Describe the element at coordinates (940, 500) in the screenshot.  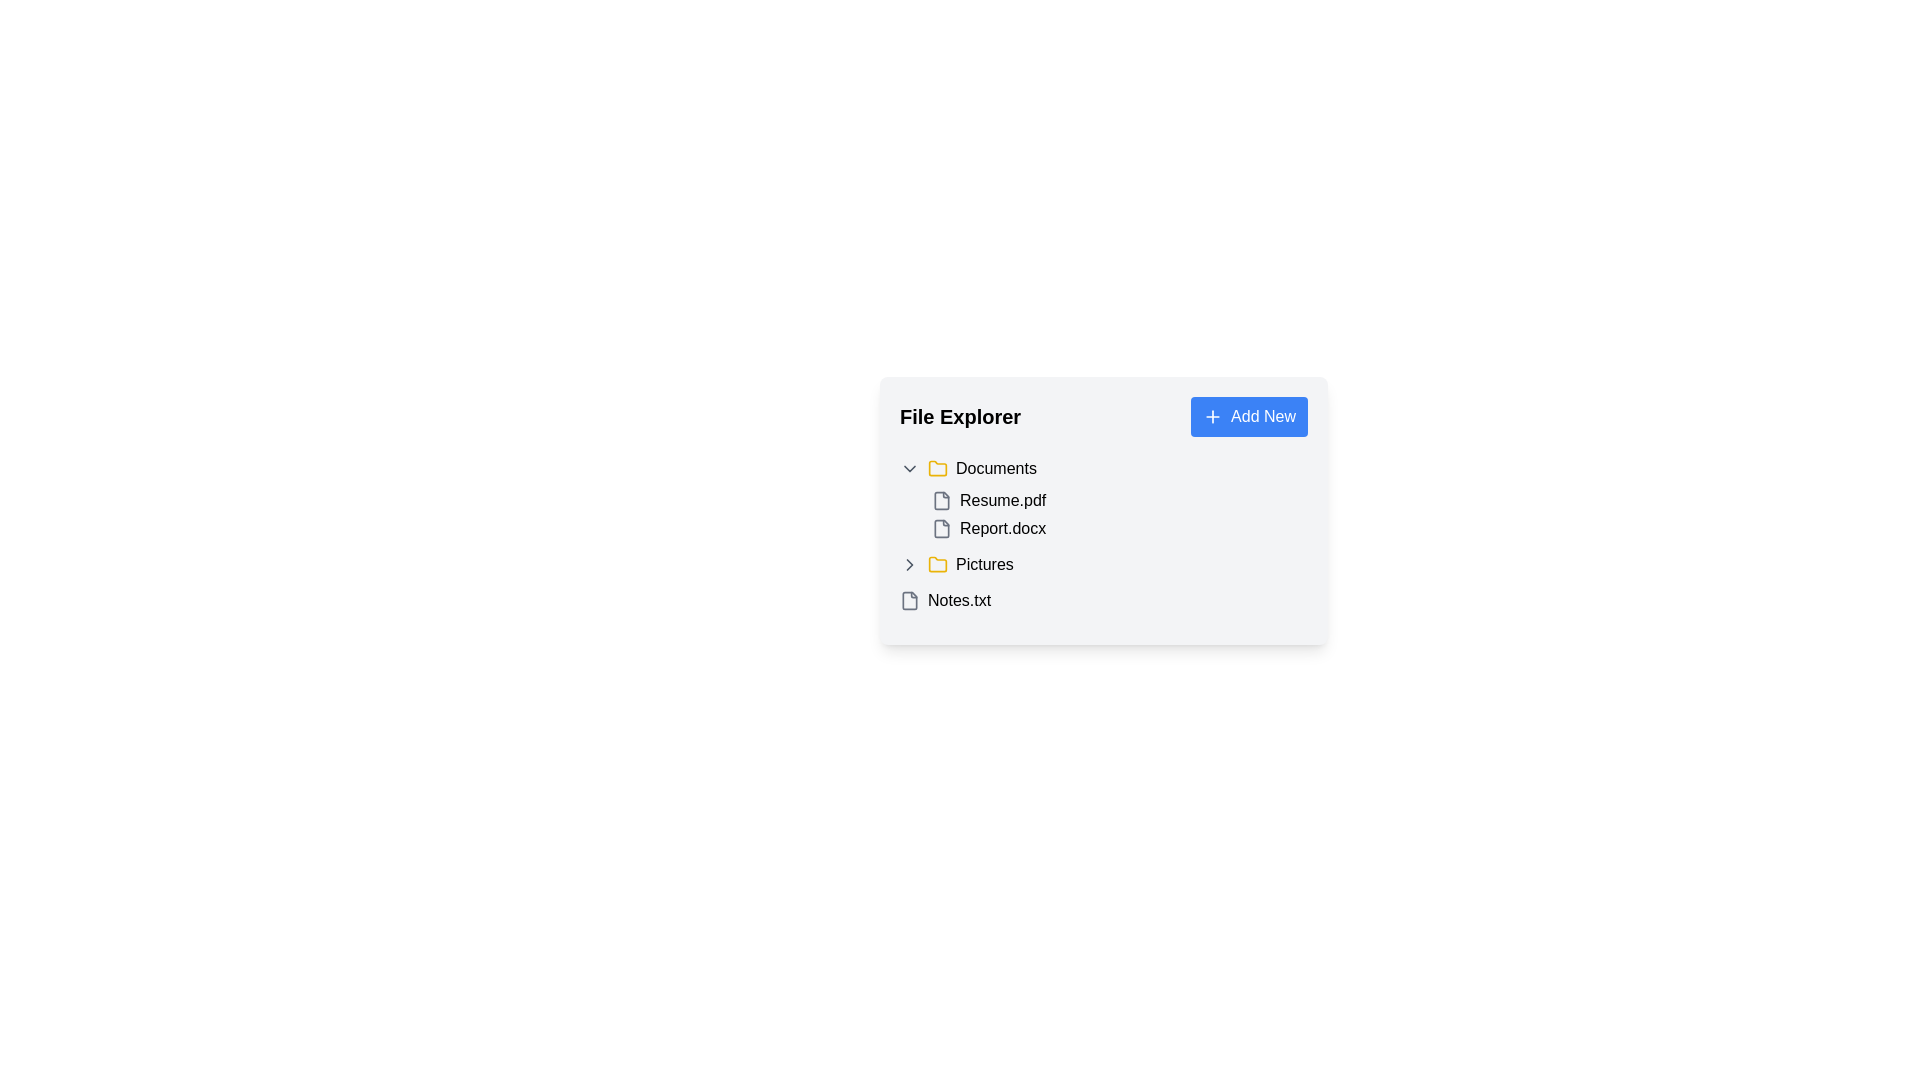
I see `the icon representing the 'Resume.pdf' file in the file explorer interface, located to the left of the text label 'Resume.pdf'` at that location.